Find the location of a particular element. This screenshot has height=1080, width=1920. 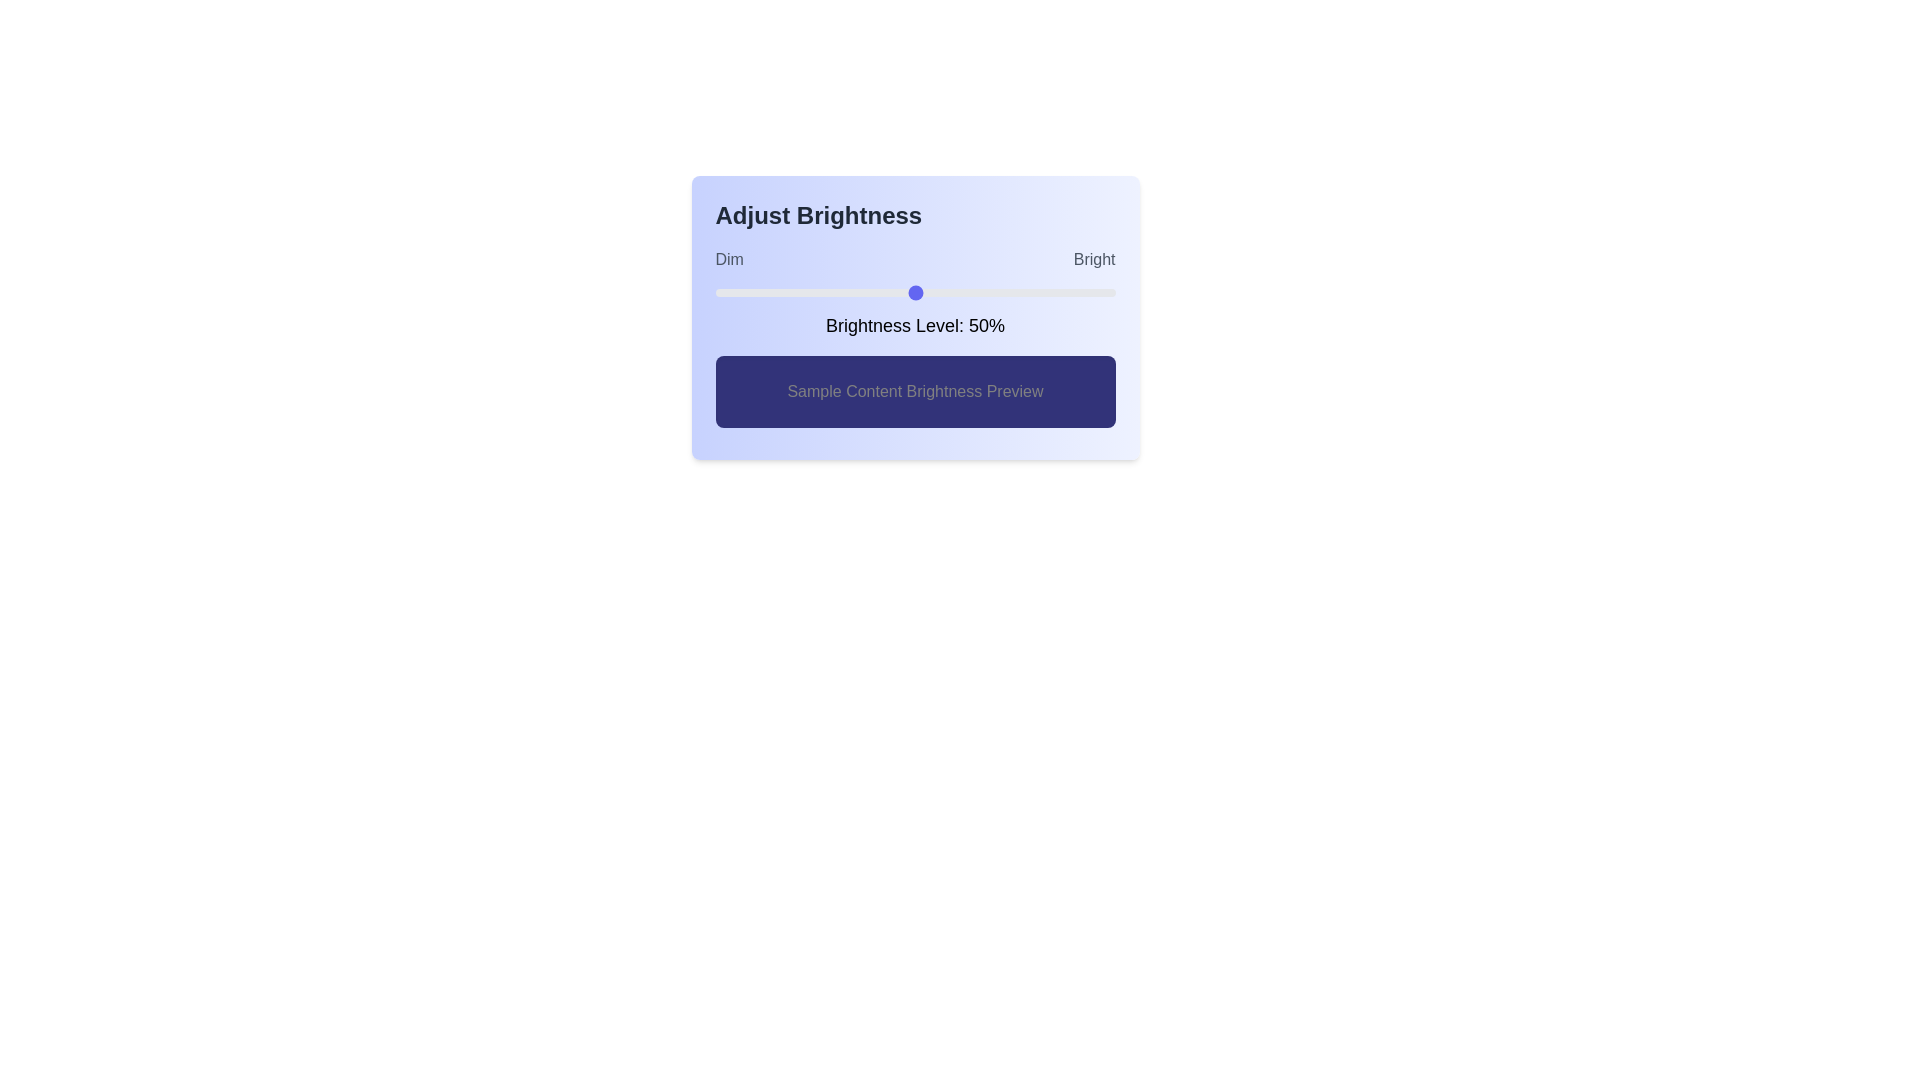

the brightness slider to 98% is located at coordinates (1106, 293).